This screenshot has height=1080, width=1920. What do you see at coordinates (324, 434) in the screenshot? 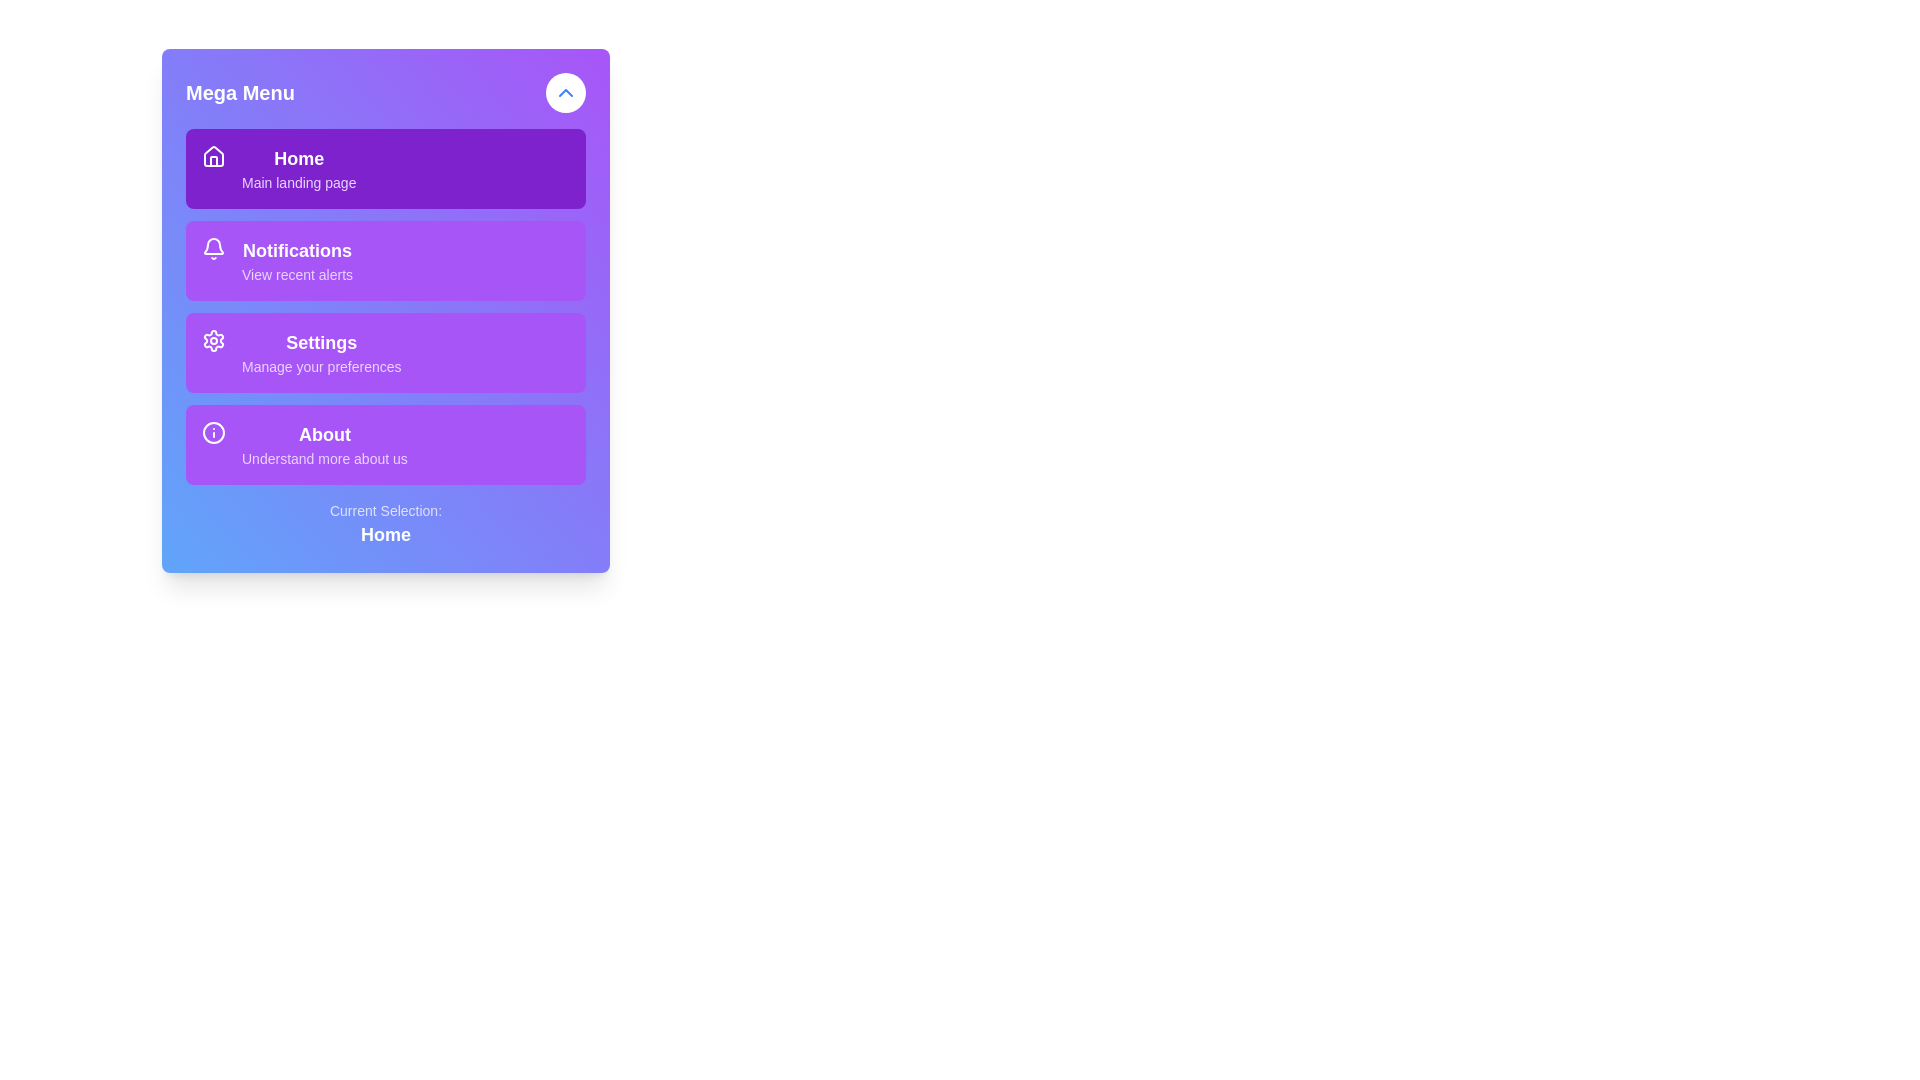
I see `the 'About' text label, which is a bold, larger text centered within a purple rectangular section in the top-left menu` at bounding box center [324, 434].